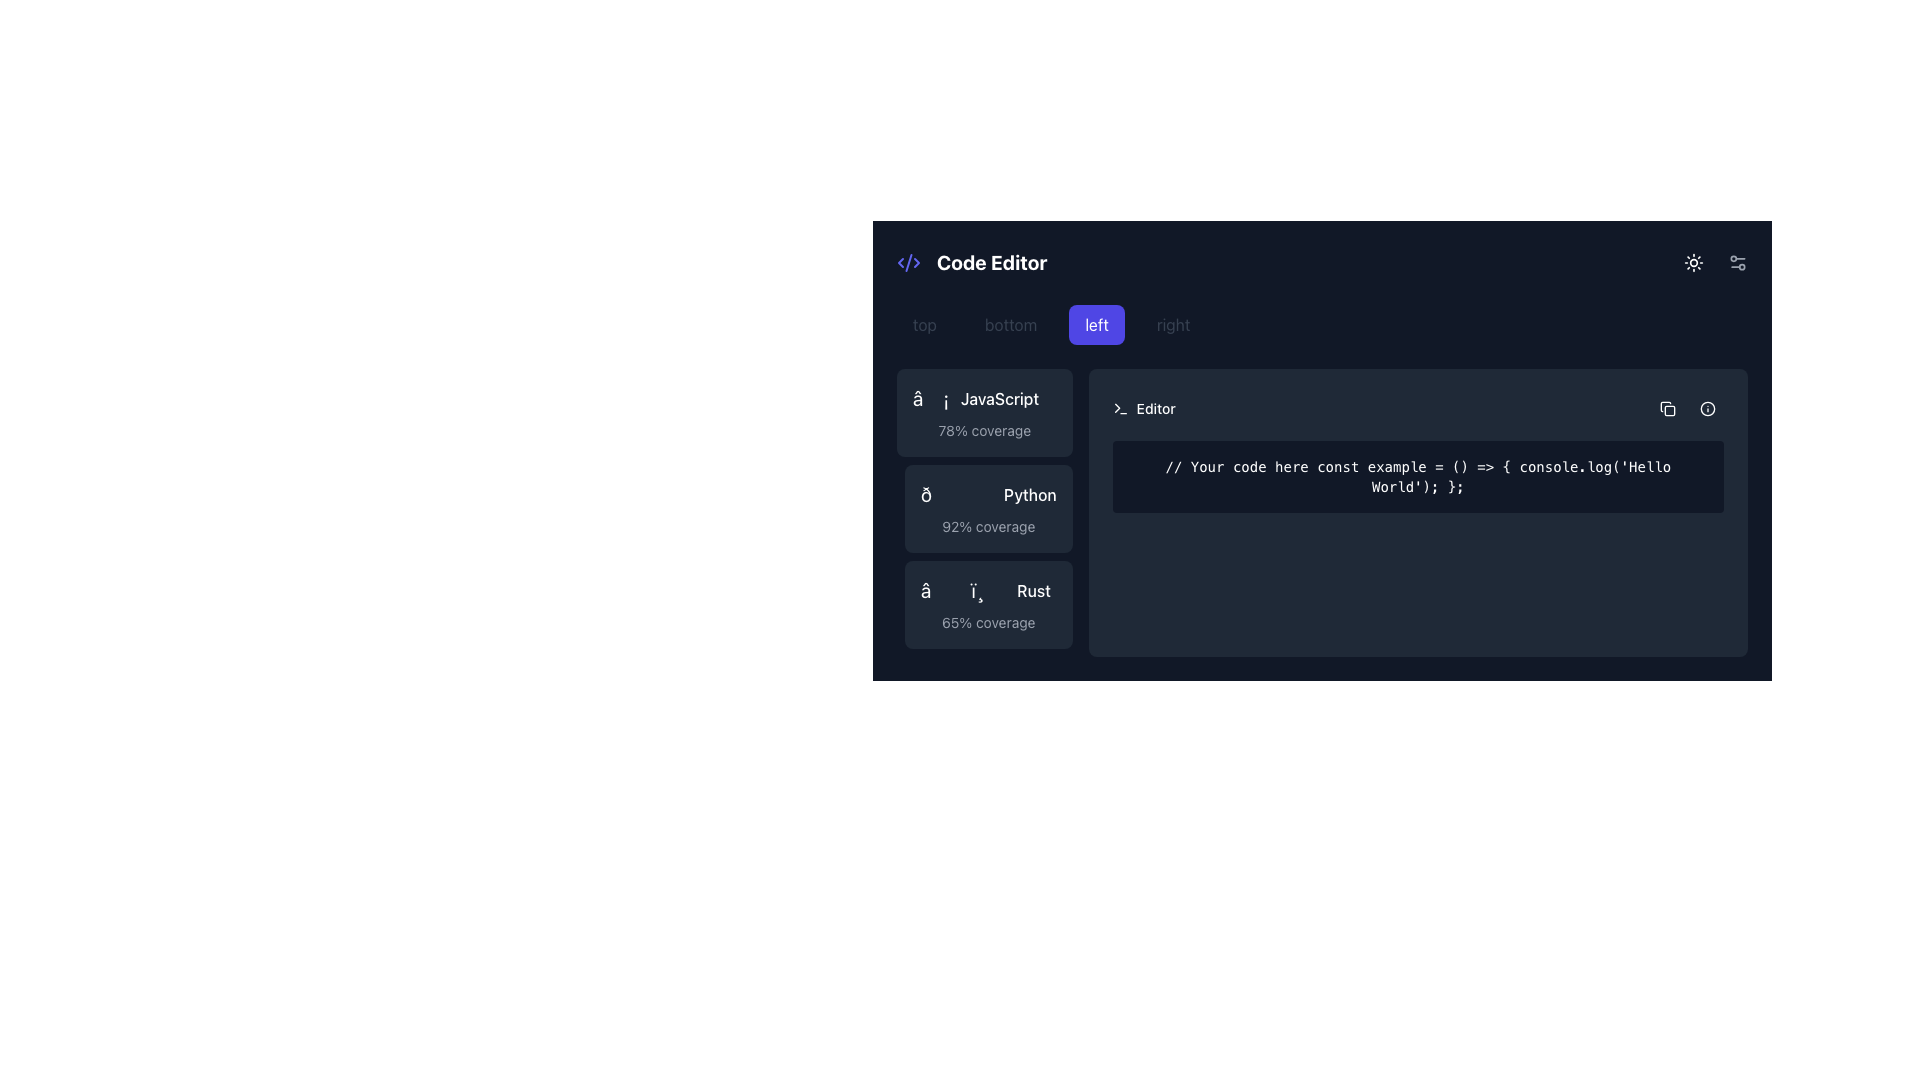  Describe the element at coordinates (1322, 451) in the screenshot. I see `the text within the dark-themed rectangular panel displaying JavaScript code for copying` at that location.